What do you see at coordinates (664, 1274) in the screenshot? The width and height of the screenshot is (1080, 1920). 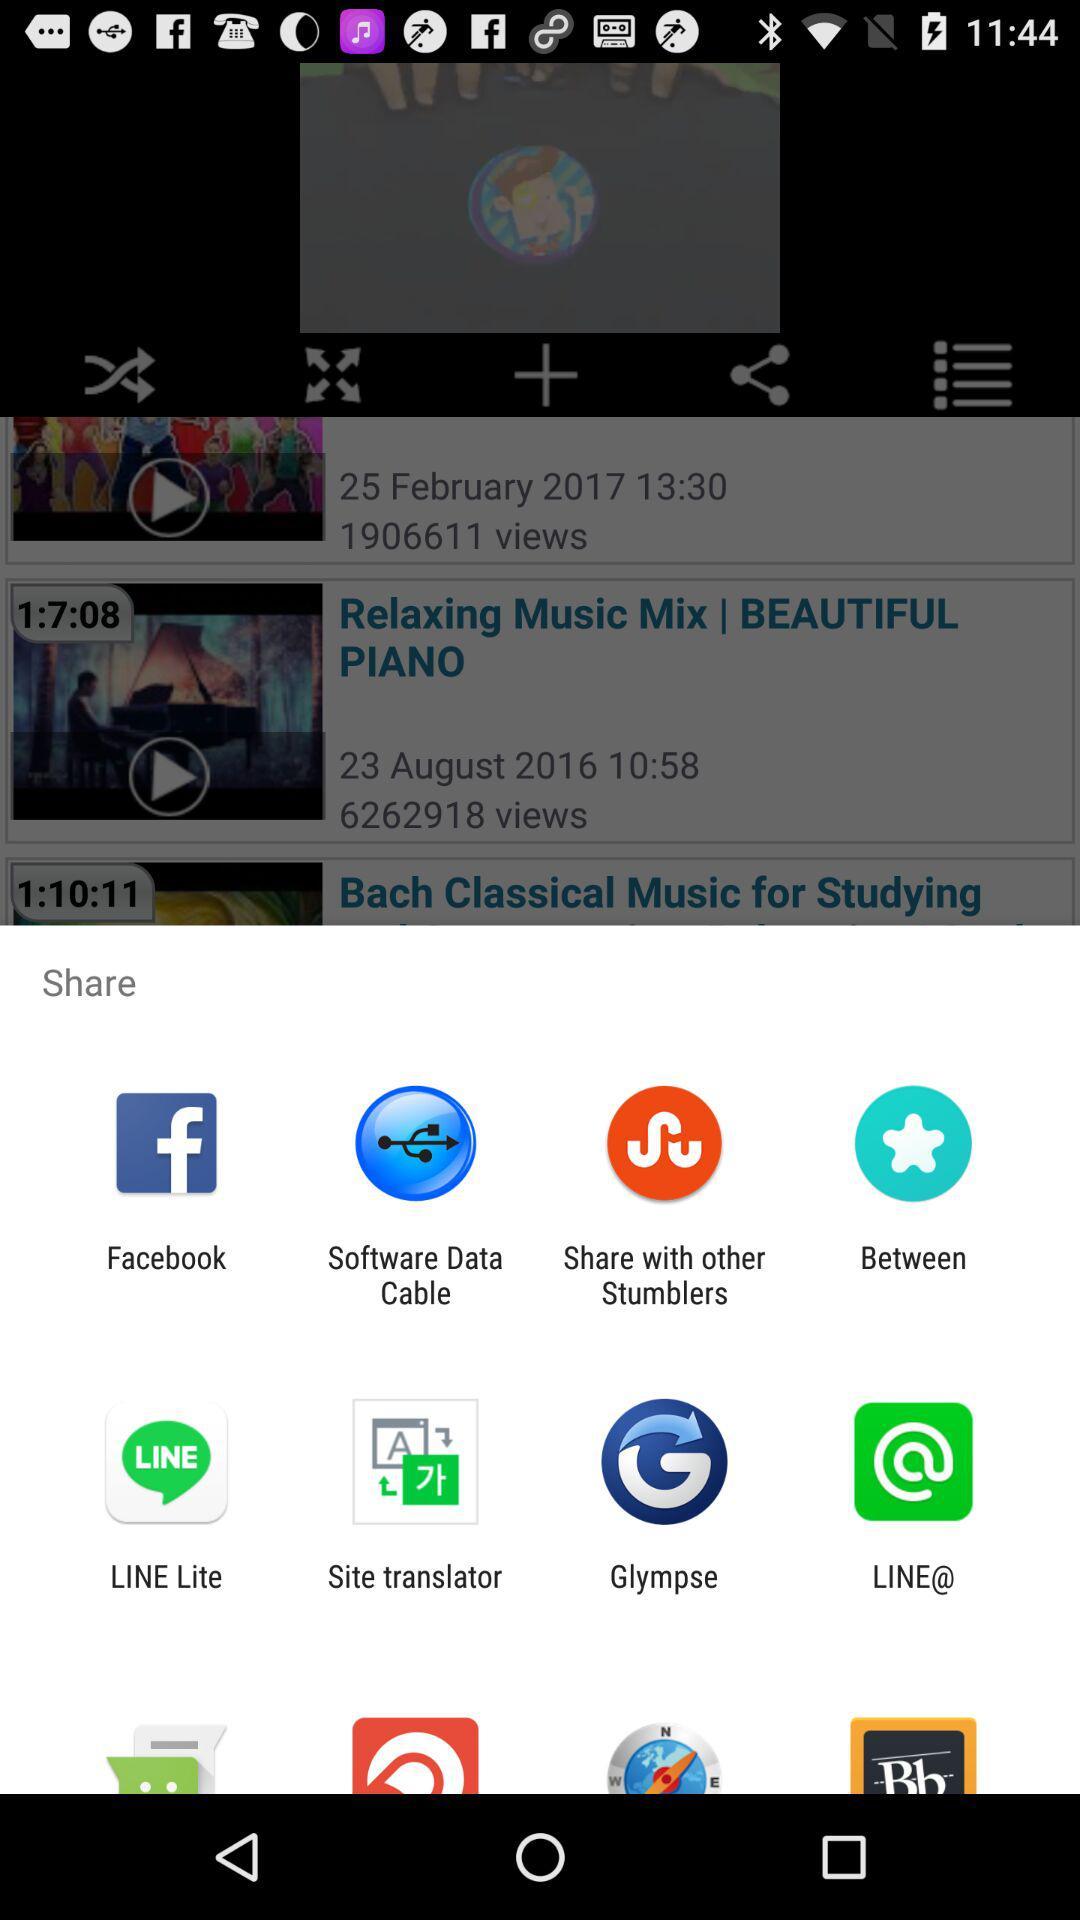 I see `item next to software data cable` at bounding box center [664, 1274].